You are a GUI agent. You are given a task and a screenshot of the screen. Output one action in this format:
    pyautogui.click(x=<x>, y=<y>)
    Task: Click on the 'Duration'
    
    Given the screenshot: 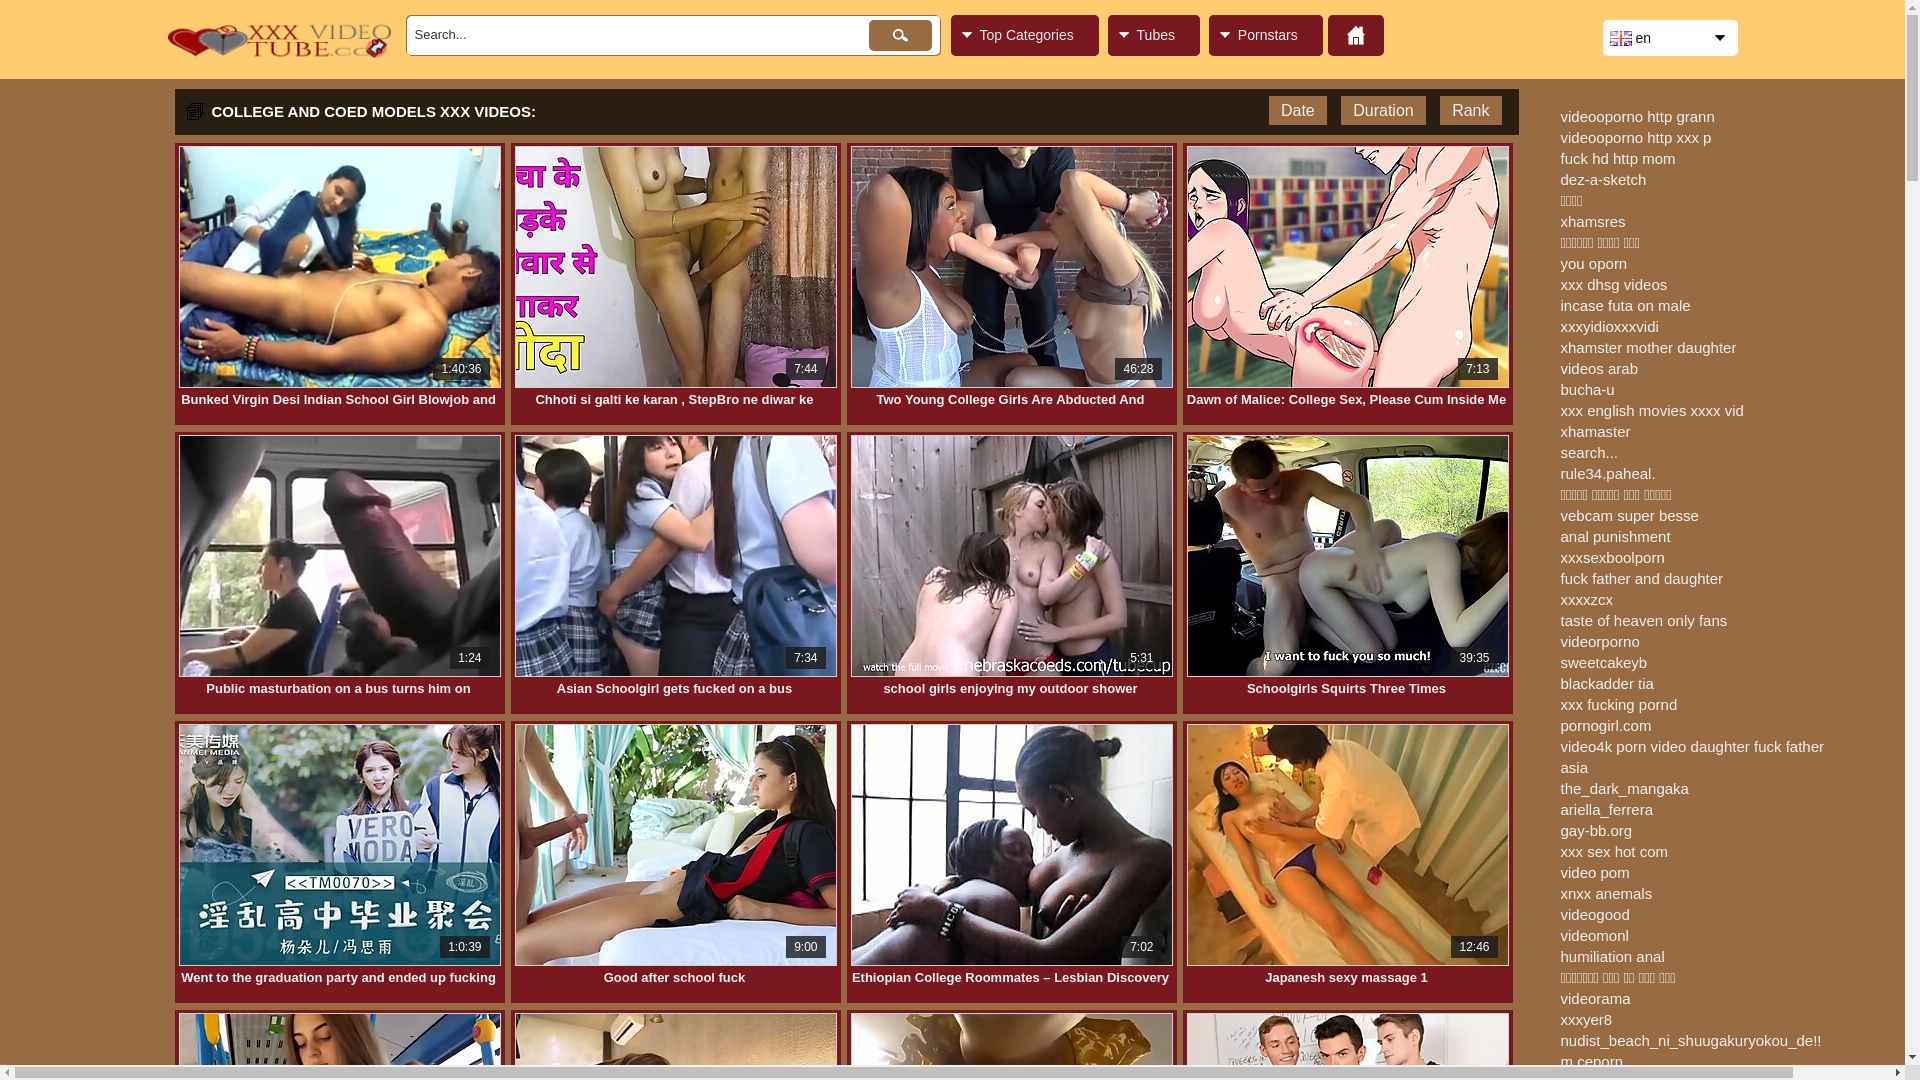 What is the action you would take?
    pyautogui.click(x=1381, y=110)
    